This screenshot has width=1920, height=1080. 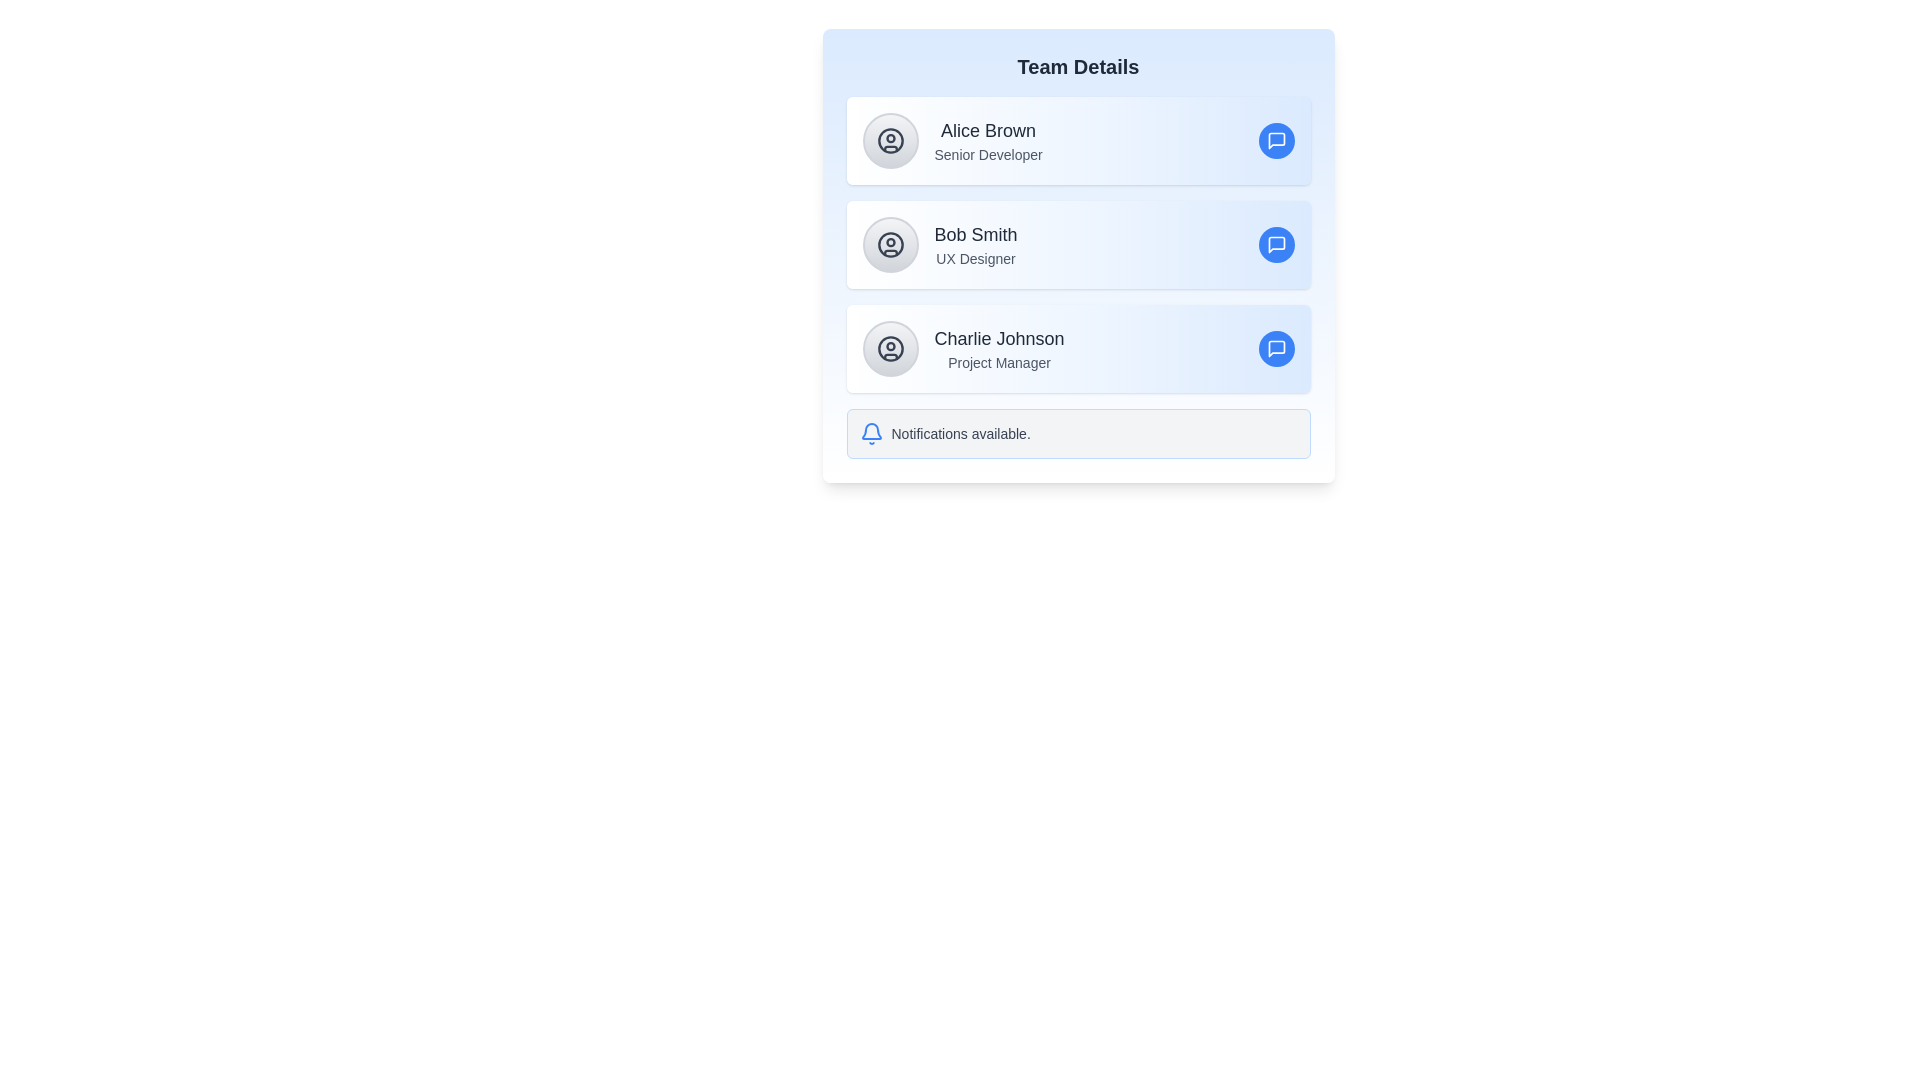 What do you see at coordinates (871, 433) in the screenshot?
I see `the notification icon located at the bottom of the application interface, which signifies notifications or alerts to the user` at bounding box center [871, 433].